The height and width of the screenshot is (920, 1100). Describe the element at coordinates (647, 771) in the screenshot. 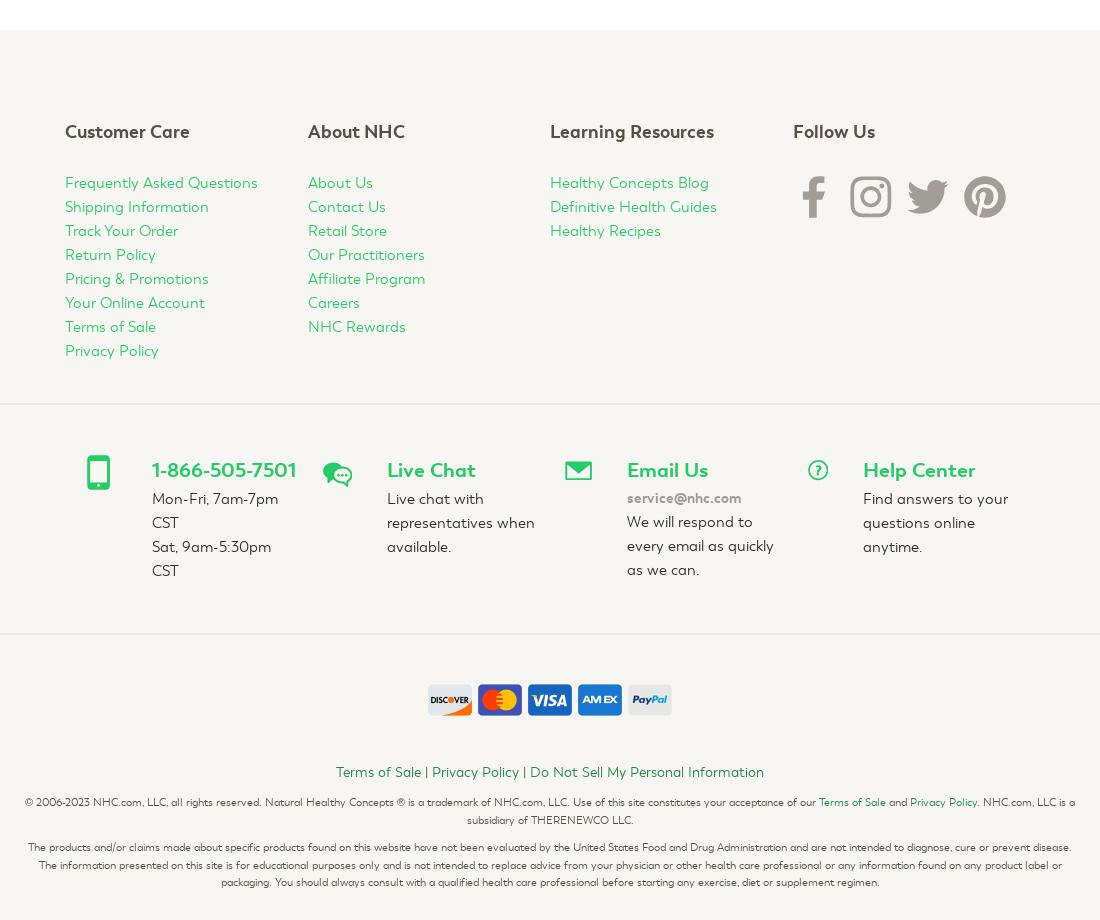

I see `'Do Not Sell My Personal Information'` at that location.